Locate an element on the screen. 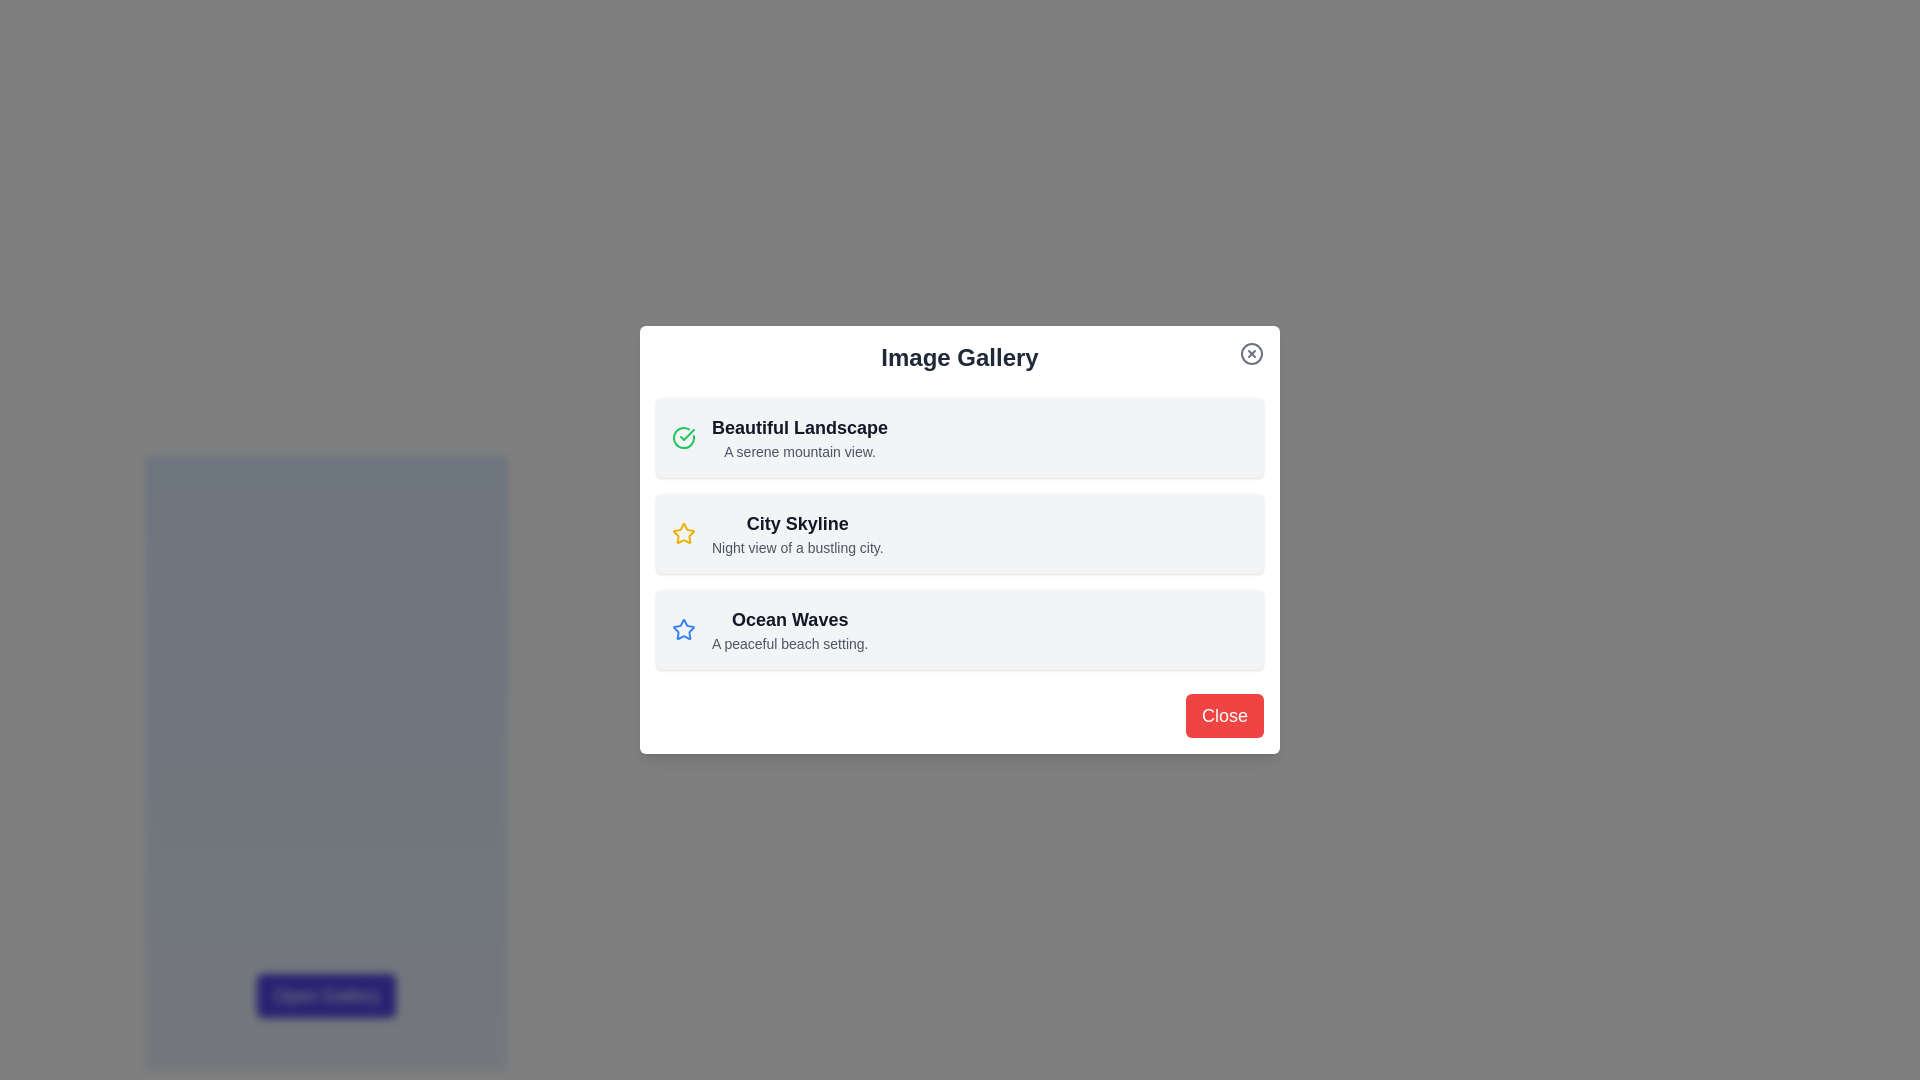  text displayed in the 'Image Gallery' header, which is a large, bold, and centrally aligned text at the top of the modal is located at coordinates (960, 357).